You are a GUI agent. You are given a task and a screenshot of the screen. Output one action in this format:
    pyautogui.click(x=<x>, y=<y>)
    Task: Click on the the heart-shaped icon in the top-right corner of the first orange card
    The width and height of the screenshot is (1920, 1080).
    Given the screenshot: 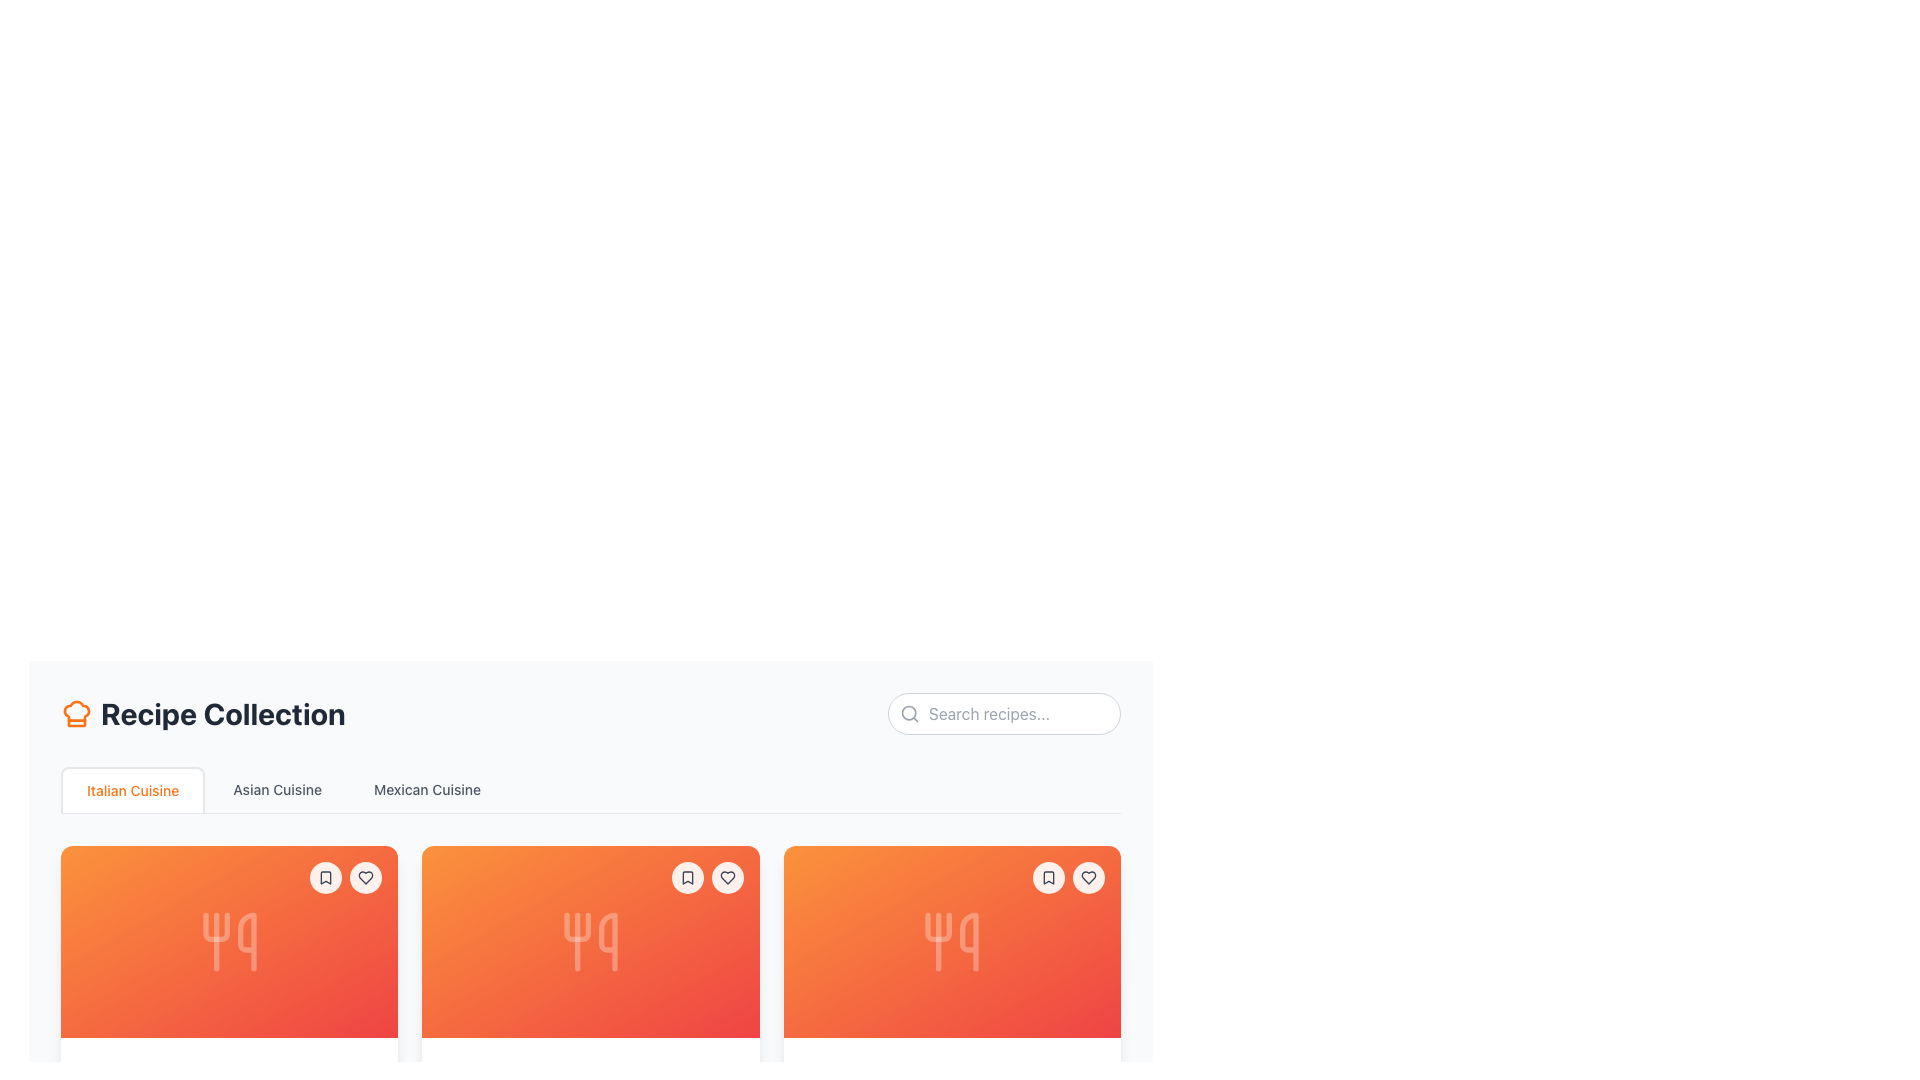 What is the action you would take?
    pyautogui.click(x=366, y=877)
    